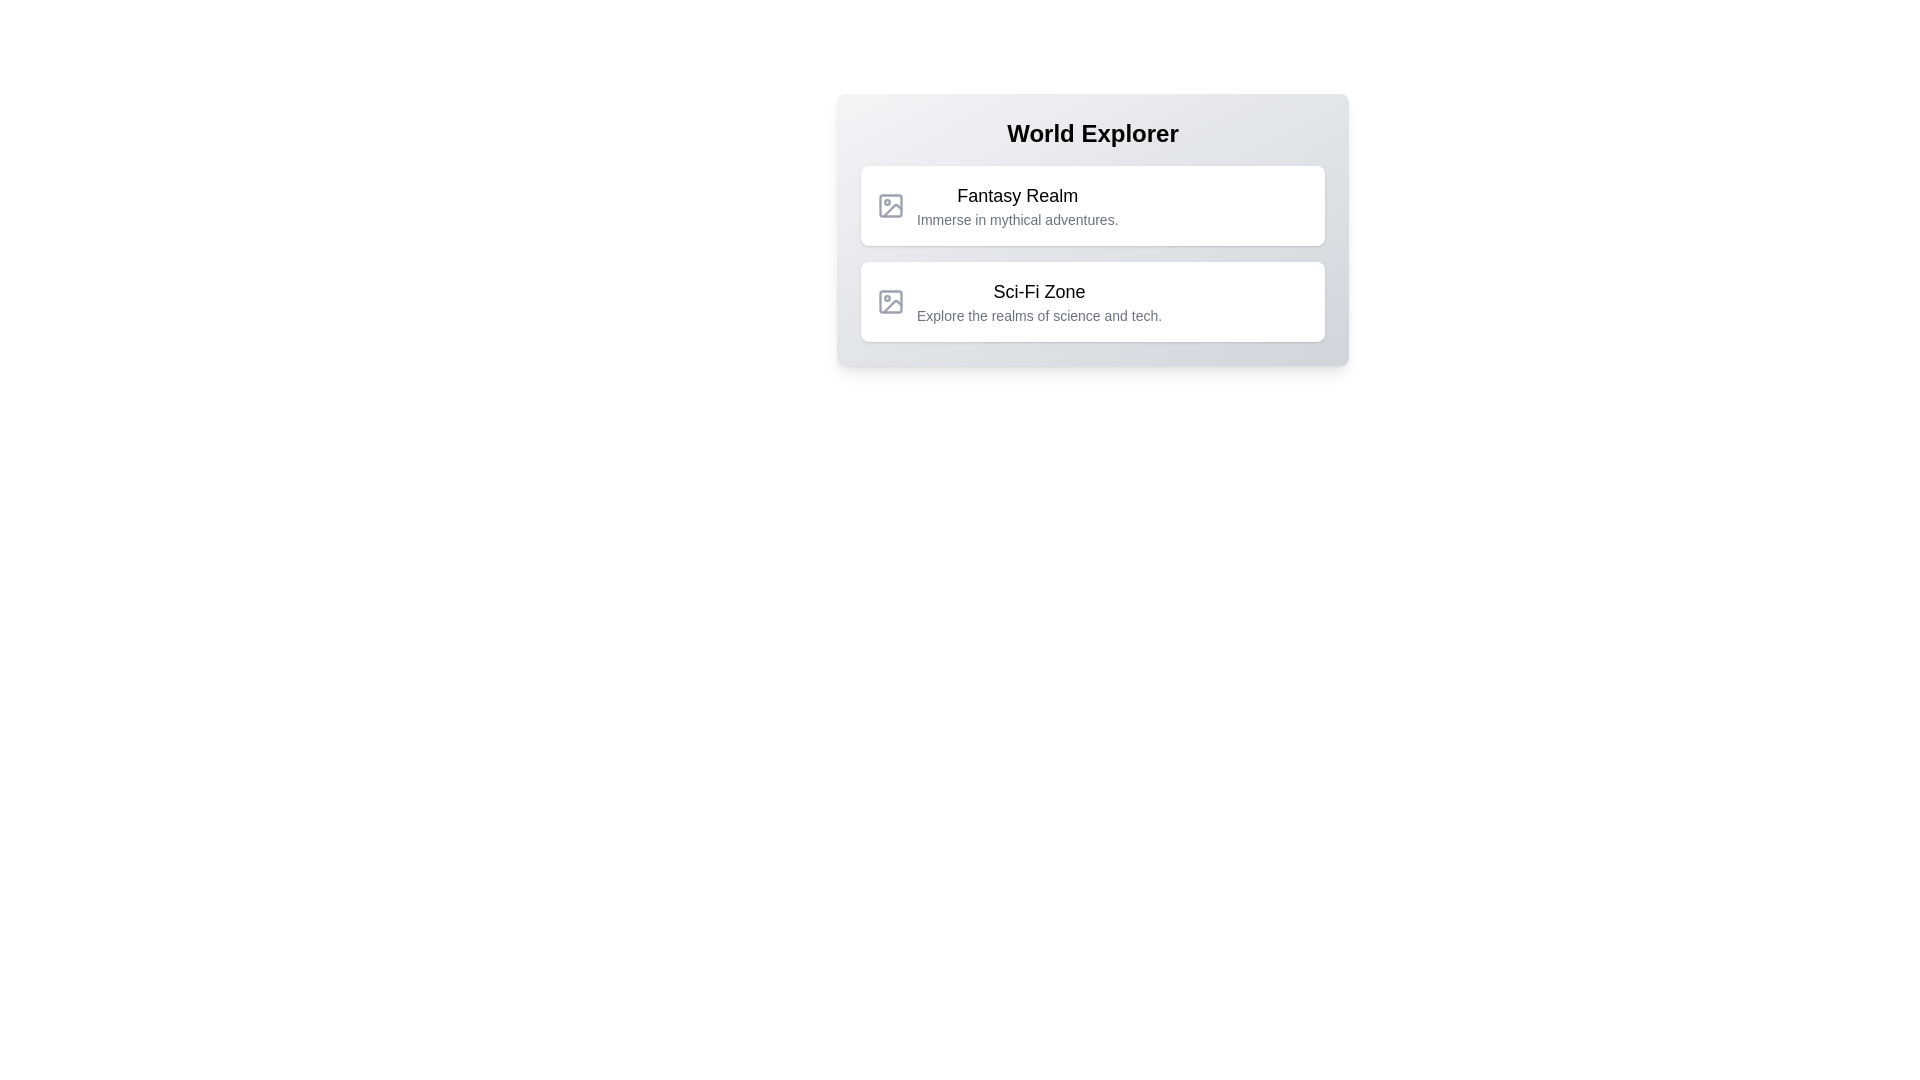 The height and width of the screenshot is (1080, 1920). What do you see at coordinates (1092, 301) in the screenshot?
I see `the List item titled 'Sci-Fi Zone' with a subtitle 'Explore the realms of science and tech.' located in the 'World Explorer' section` at bounding box center [1092, 301].